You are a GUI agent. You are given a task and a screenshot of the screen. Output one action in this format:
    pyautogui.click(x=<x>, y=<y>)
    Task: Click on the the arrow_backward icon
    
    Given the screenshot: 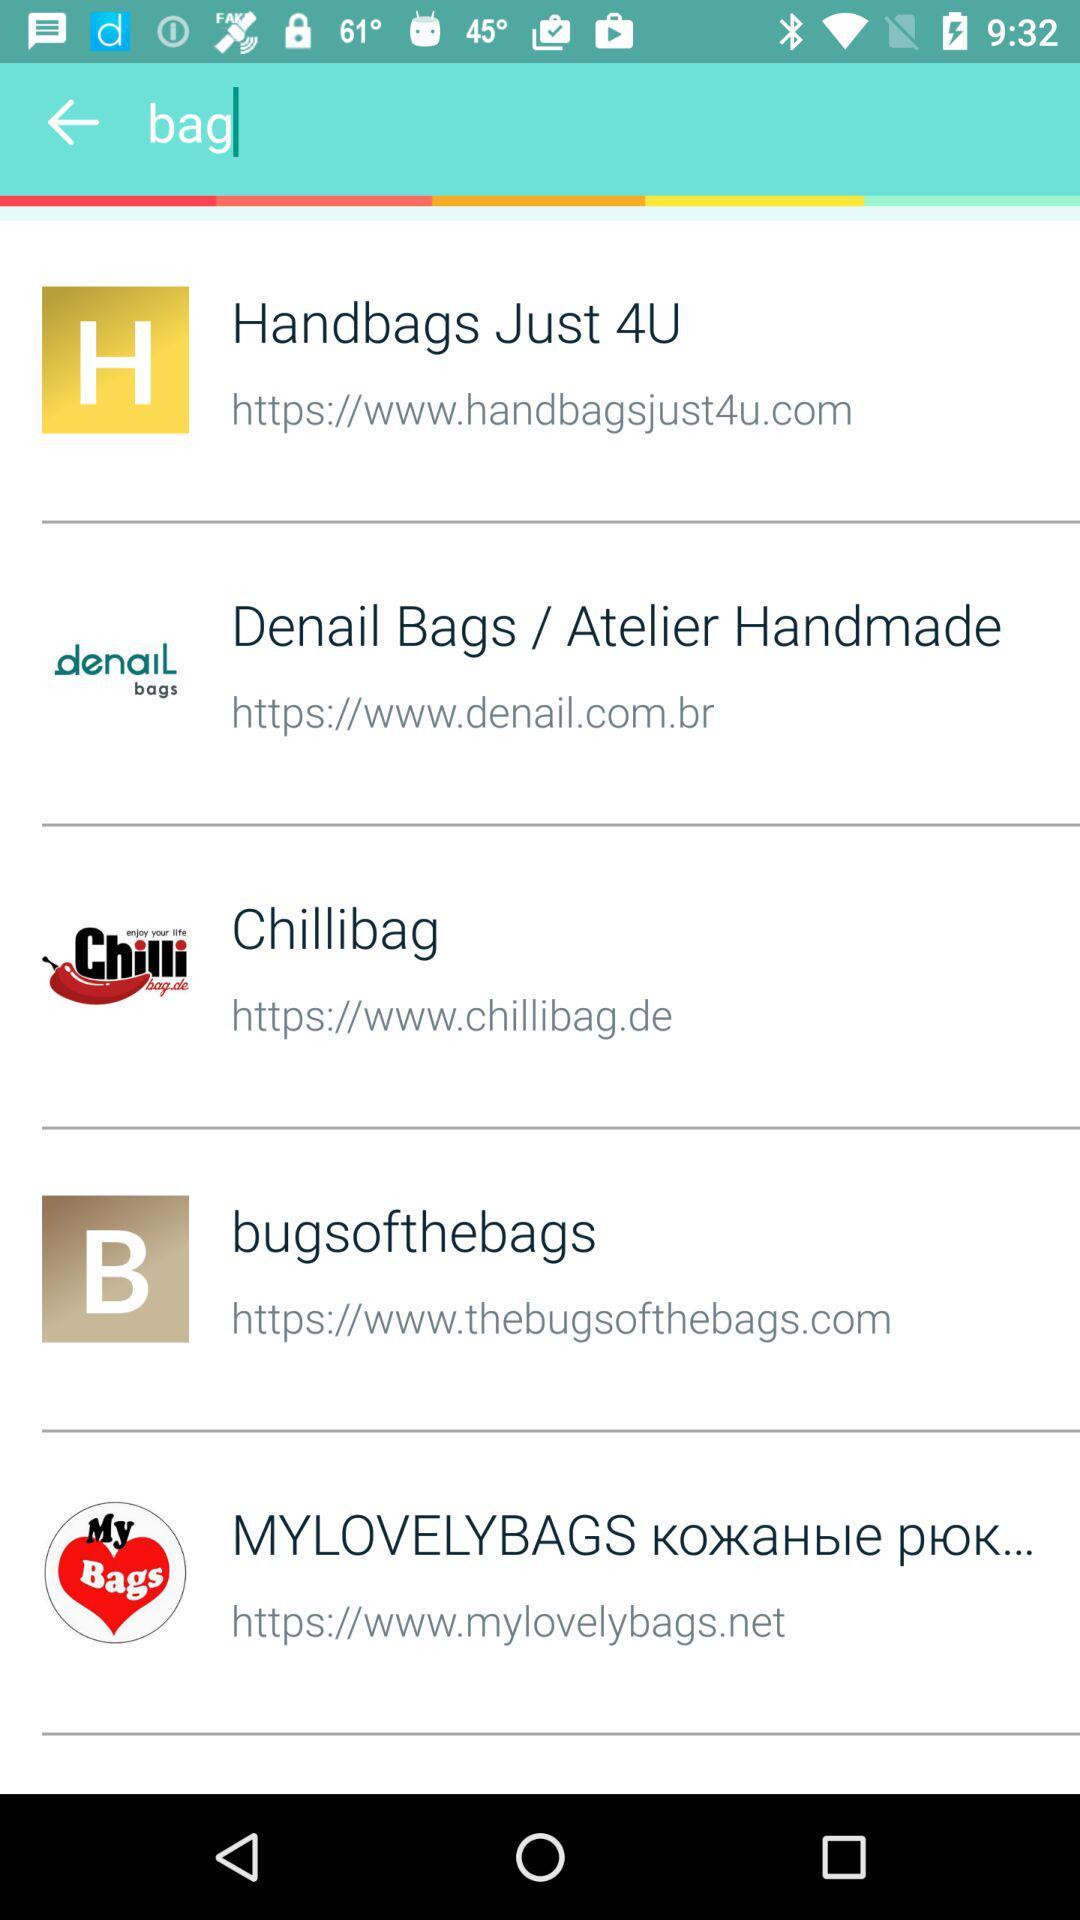 What is the action you would take?
    pyautogui.click(x=72, y=121)
    